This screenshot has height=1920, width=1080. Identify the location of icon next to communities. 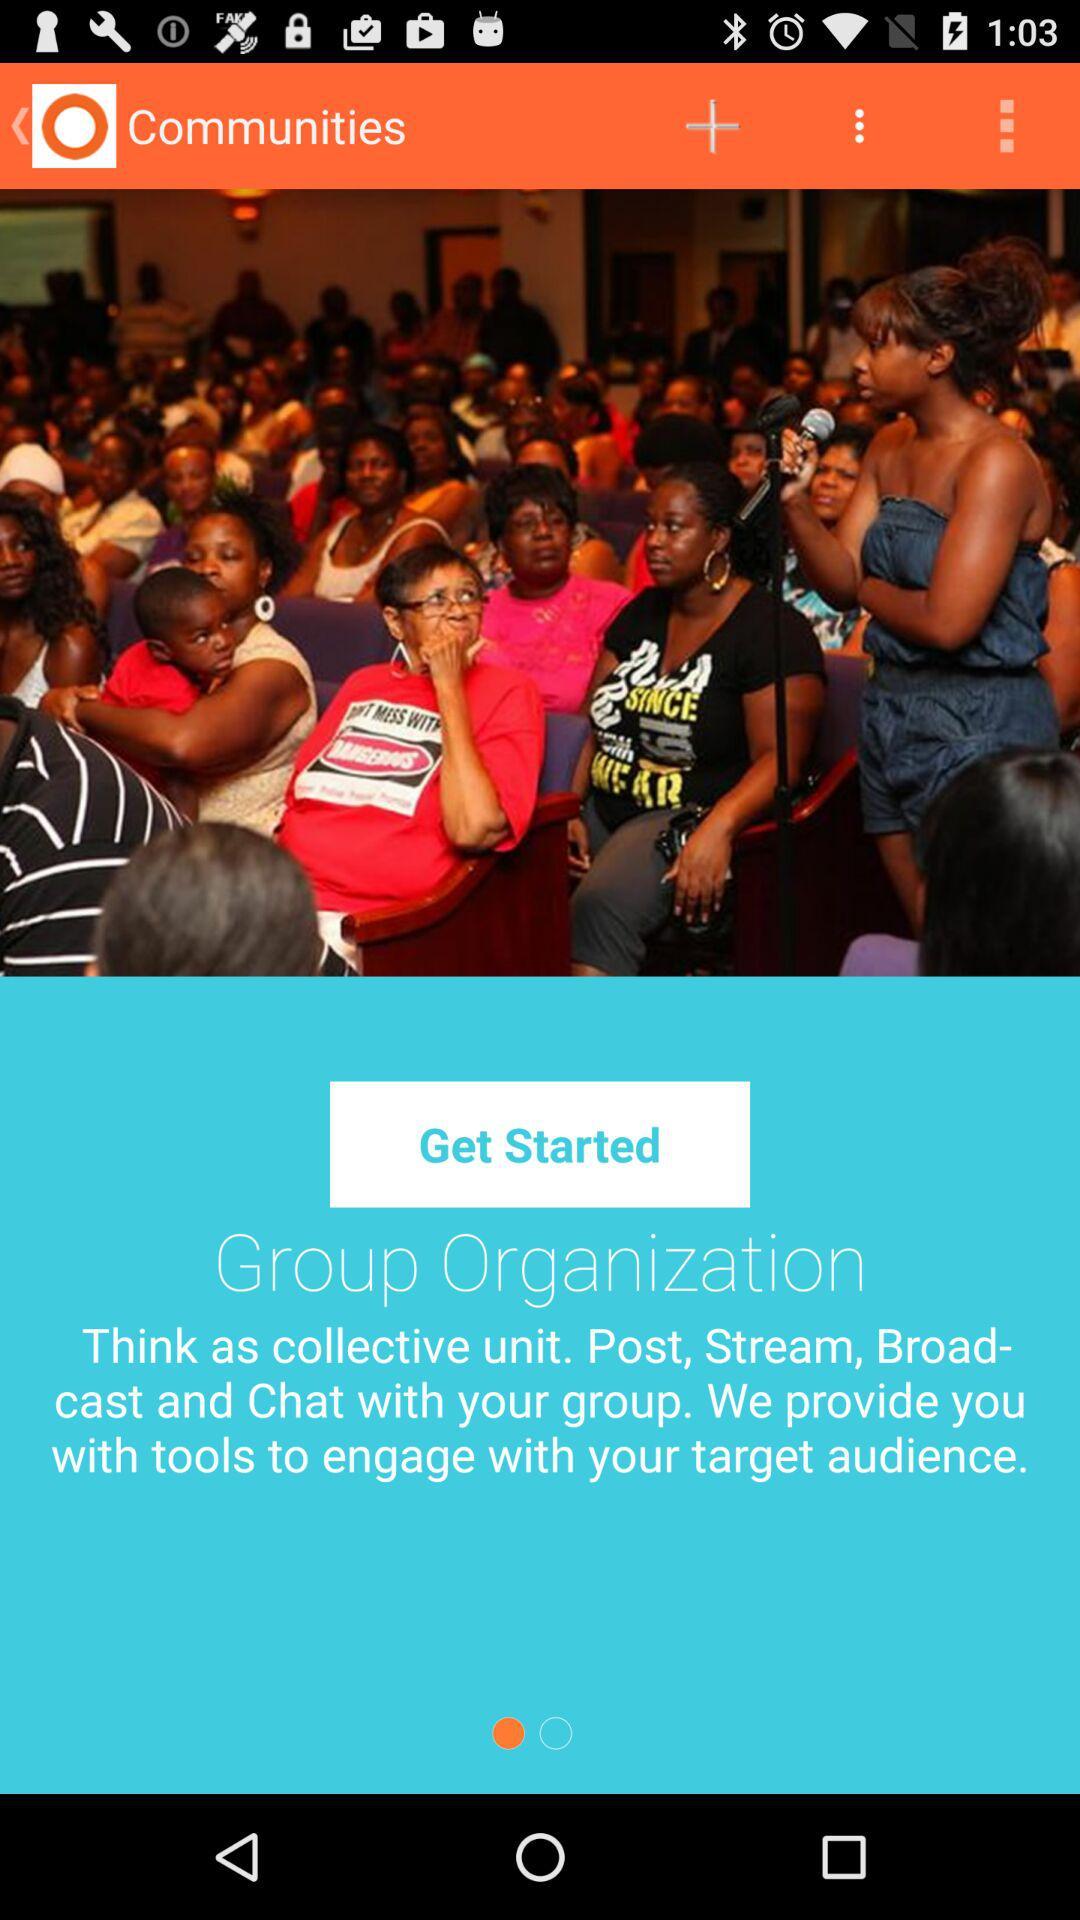
(711, 124).